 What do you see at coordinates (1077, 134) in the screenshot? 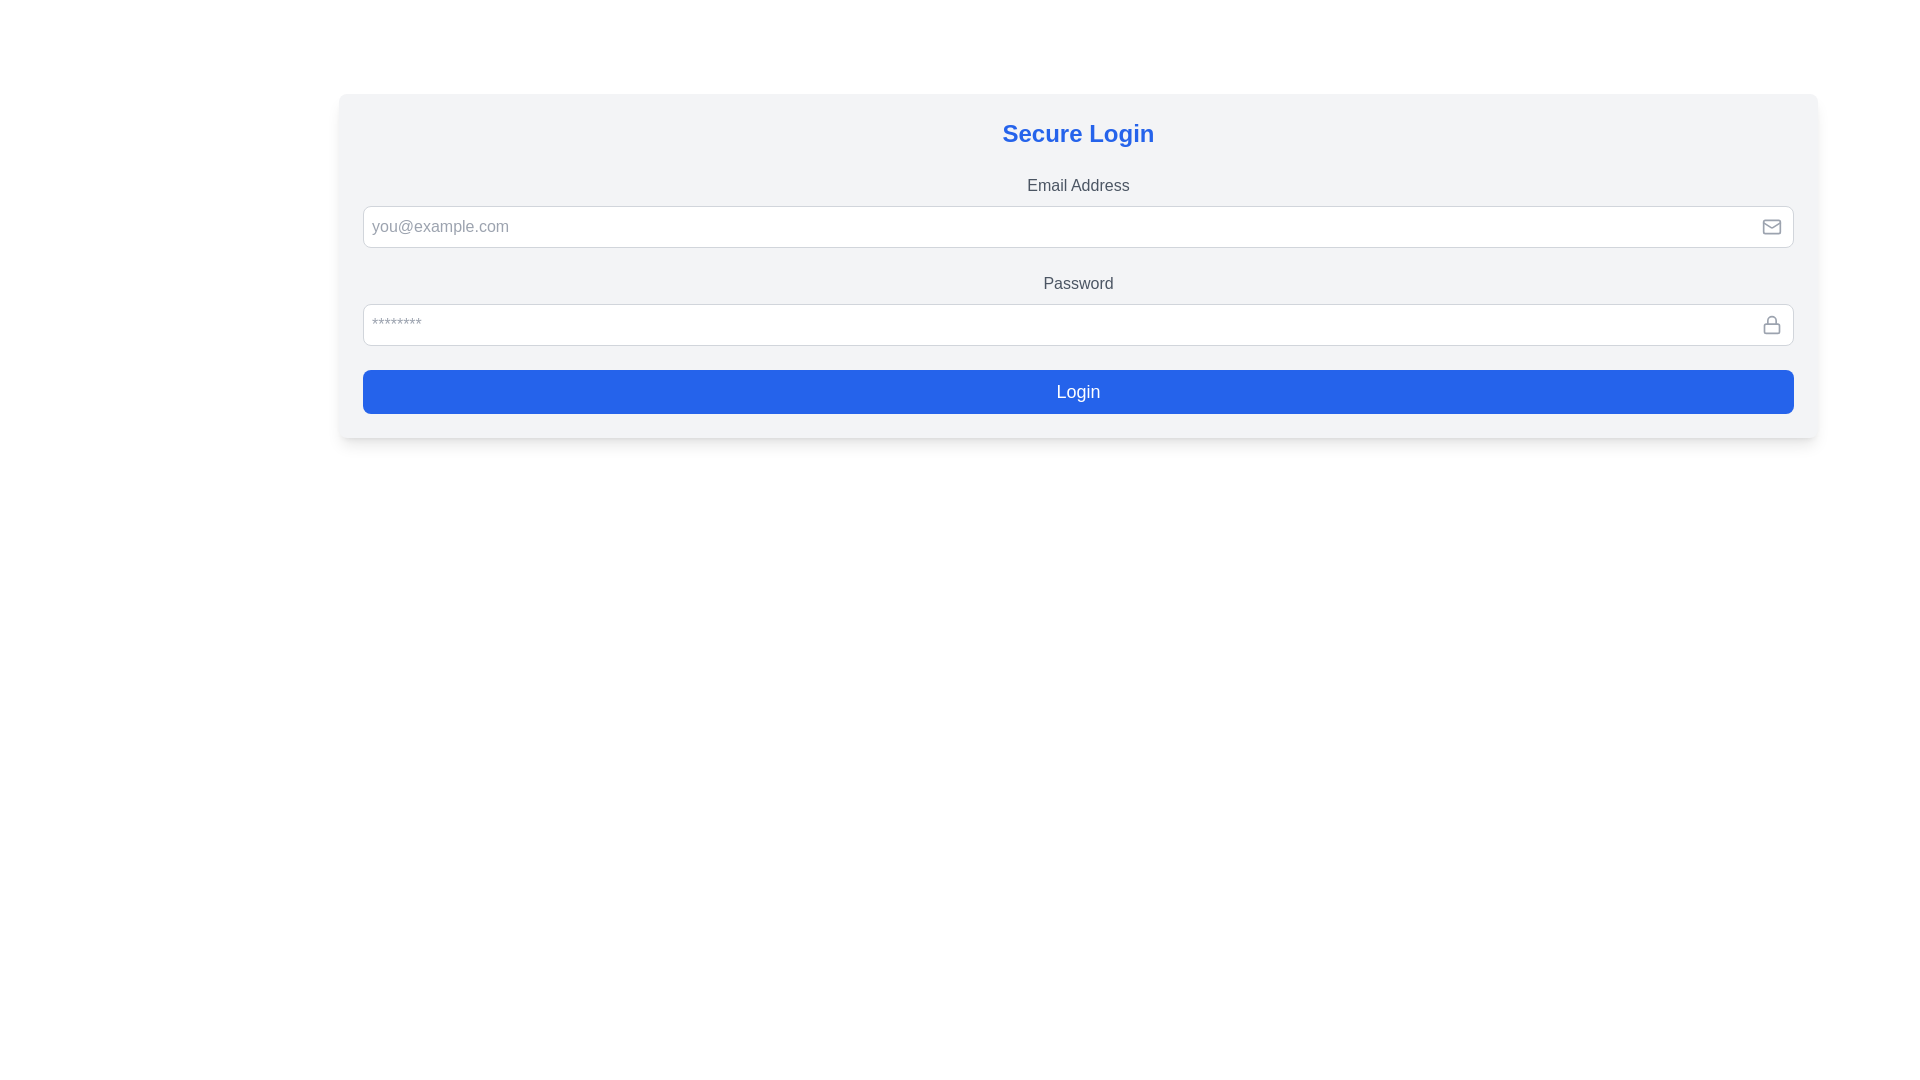
I see `the header text label indicating the purpose of the secure login form, which is centrally located above the input fields and login button` at bounding box center [1077, 134].